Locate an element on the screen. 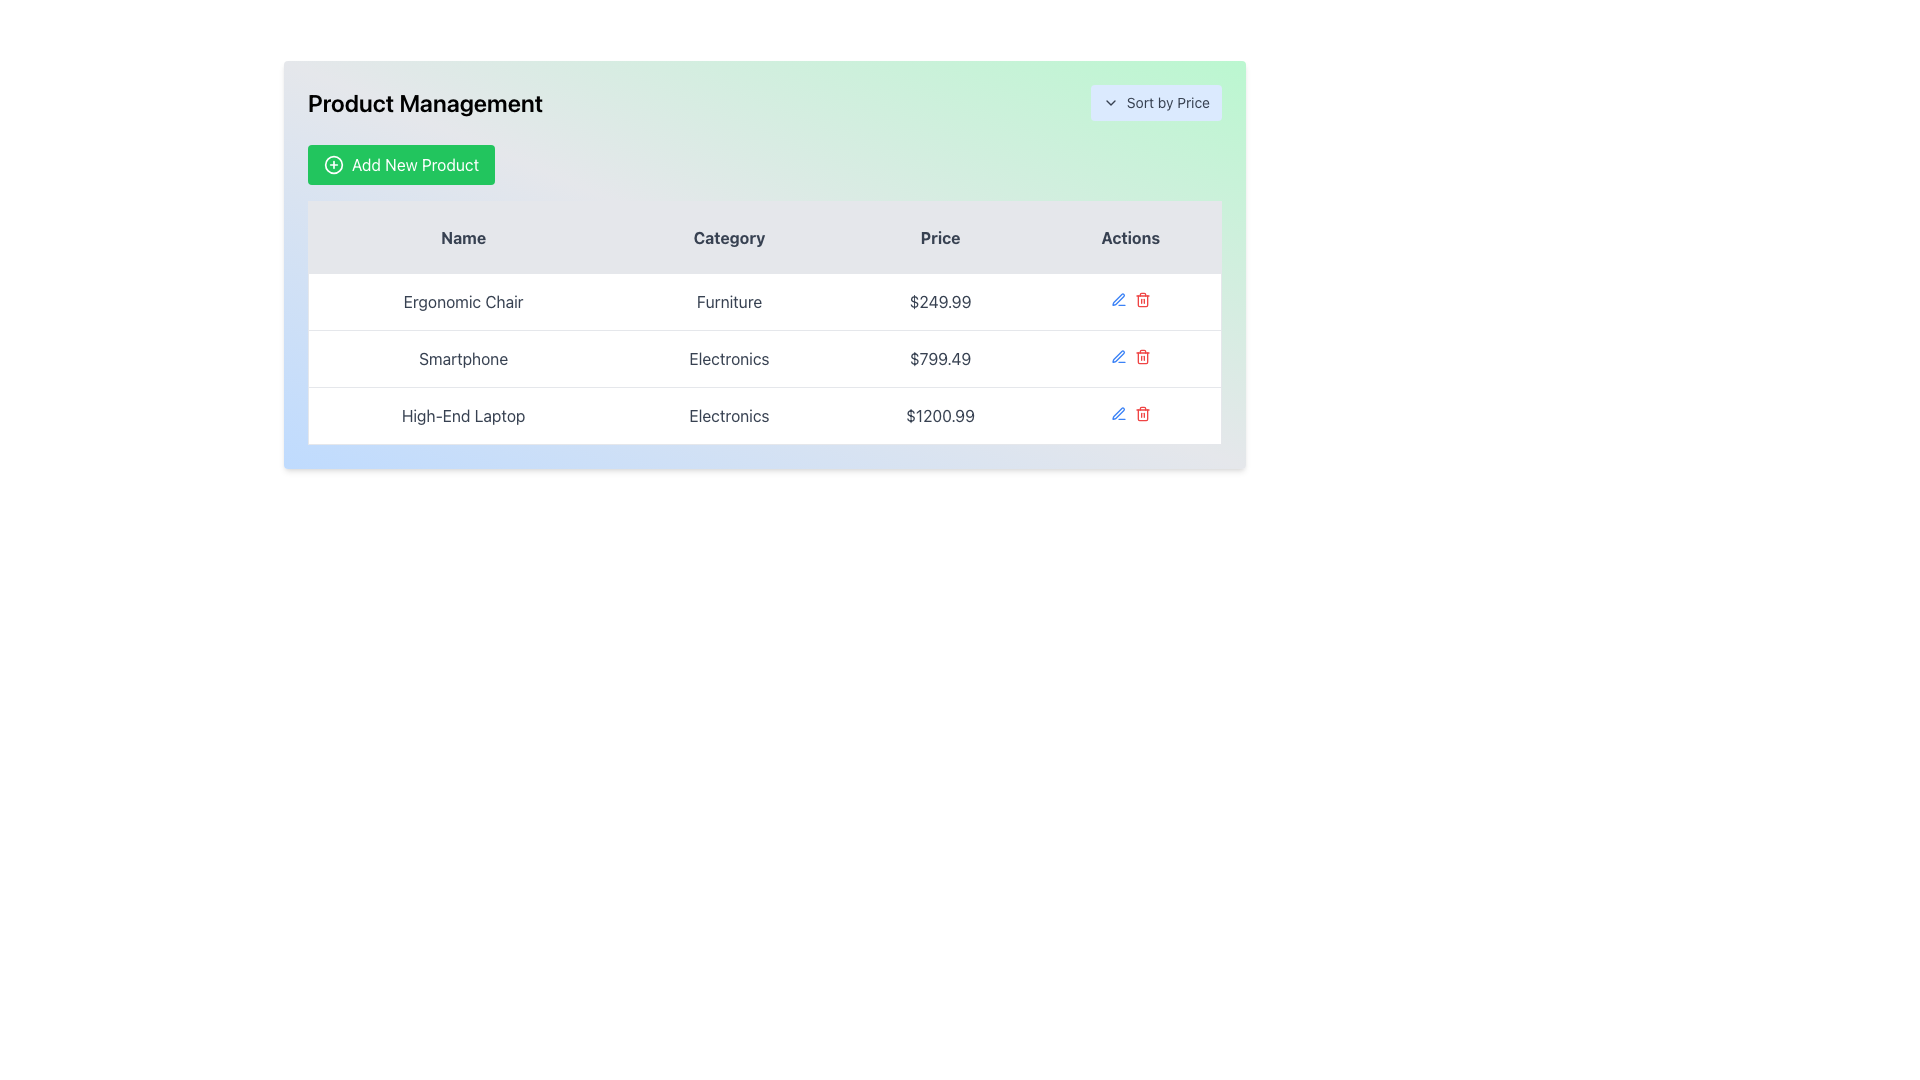 Image resolution: width=1920 pixels, height=1080 pixels. the delete icon button located in the second row of the 'Actions' column in the table to observe the hover effect is located at coordinates (1142, 356).